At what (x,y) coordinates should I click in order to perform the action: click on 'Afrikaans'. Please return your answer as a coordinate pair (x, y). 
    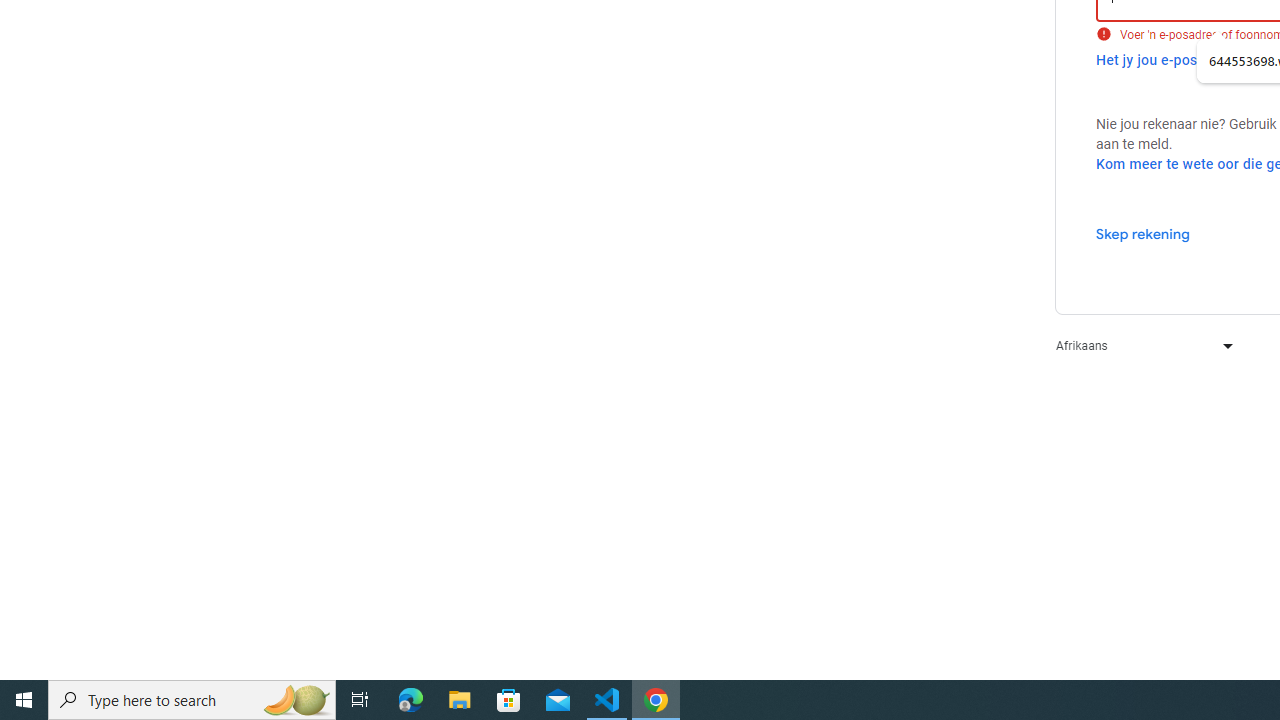
    Looking at the image, I should click on (1139, 344).